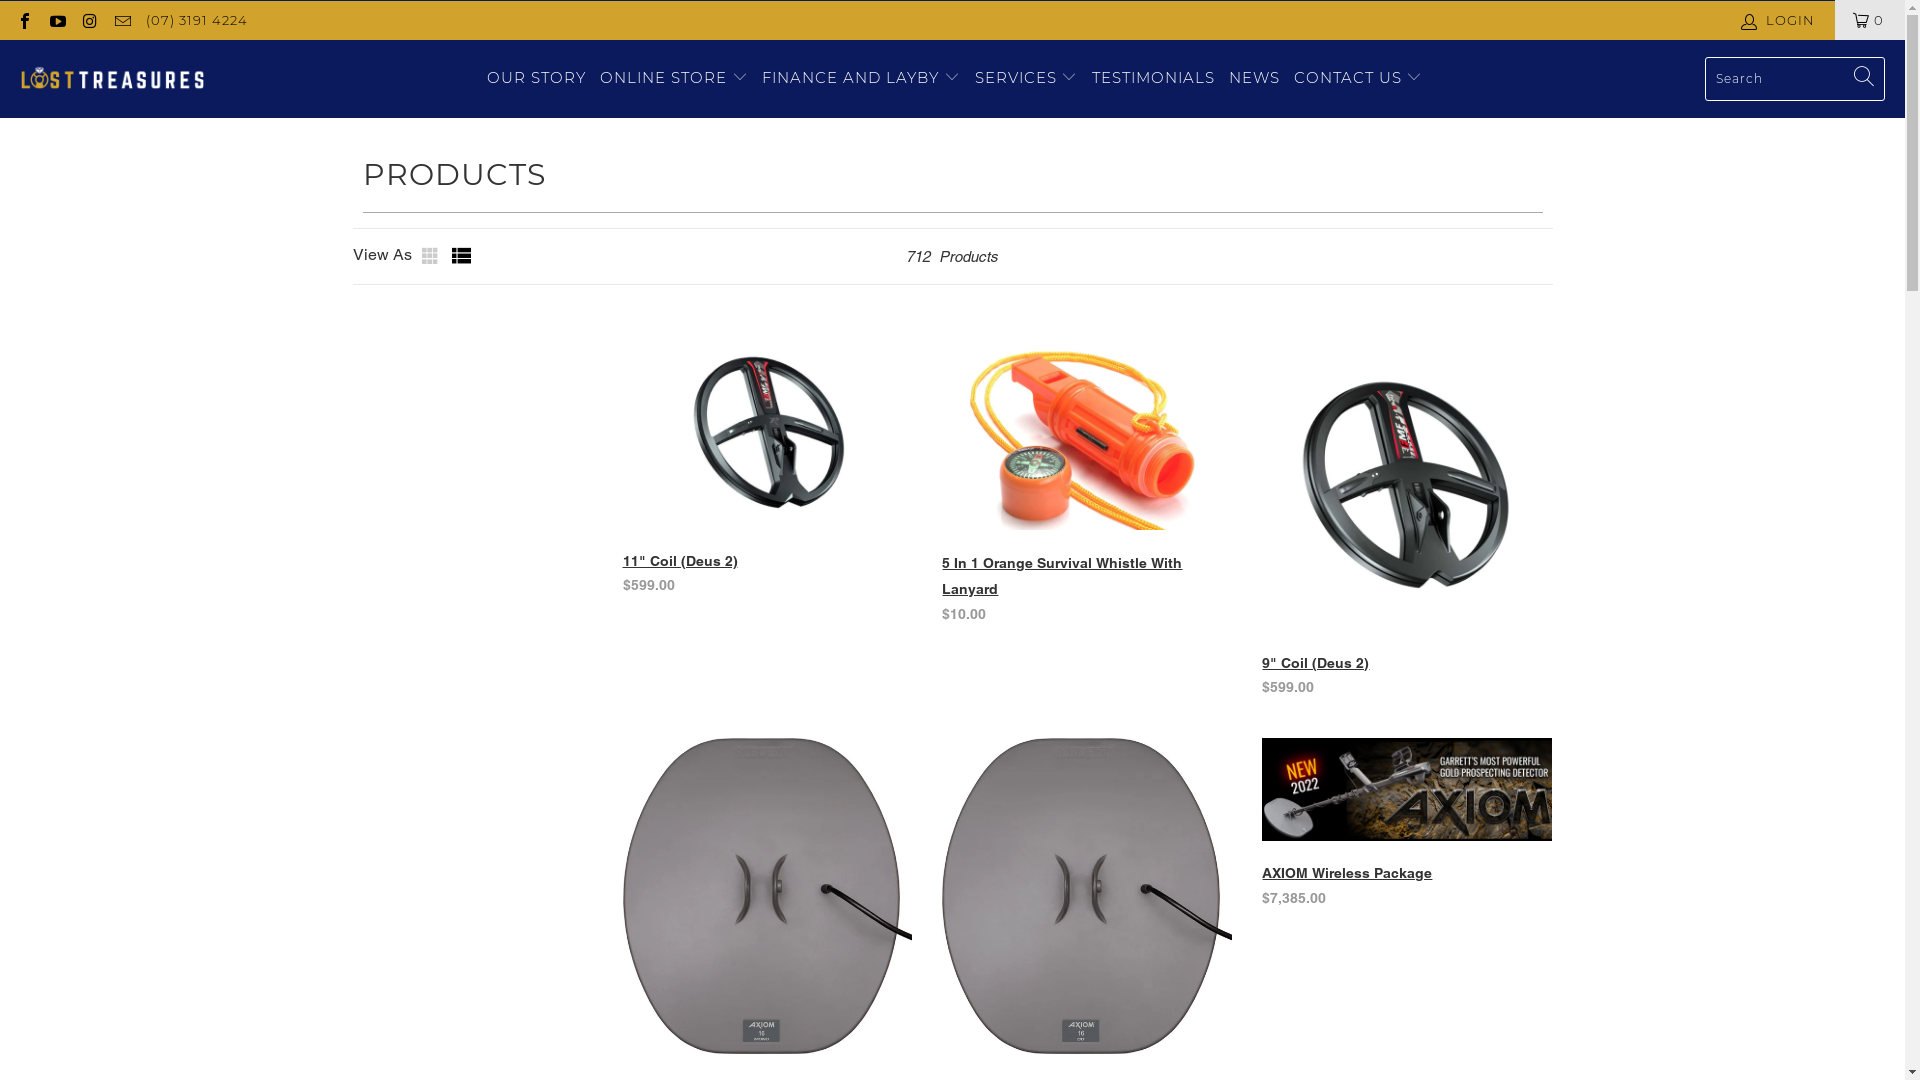  I want to click on 'Grid view', so click(431, 254).